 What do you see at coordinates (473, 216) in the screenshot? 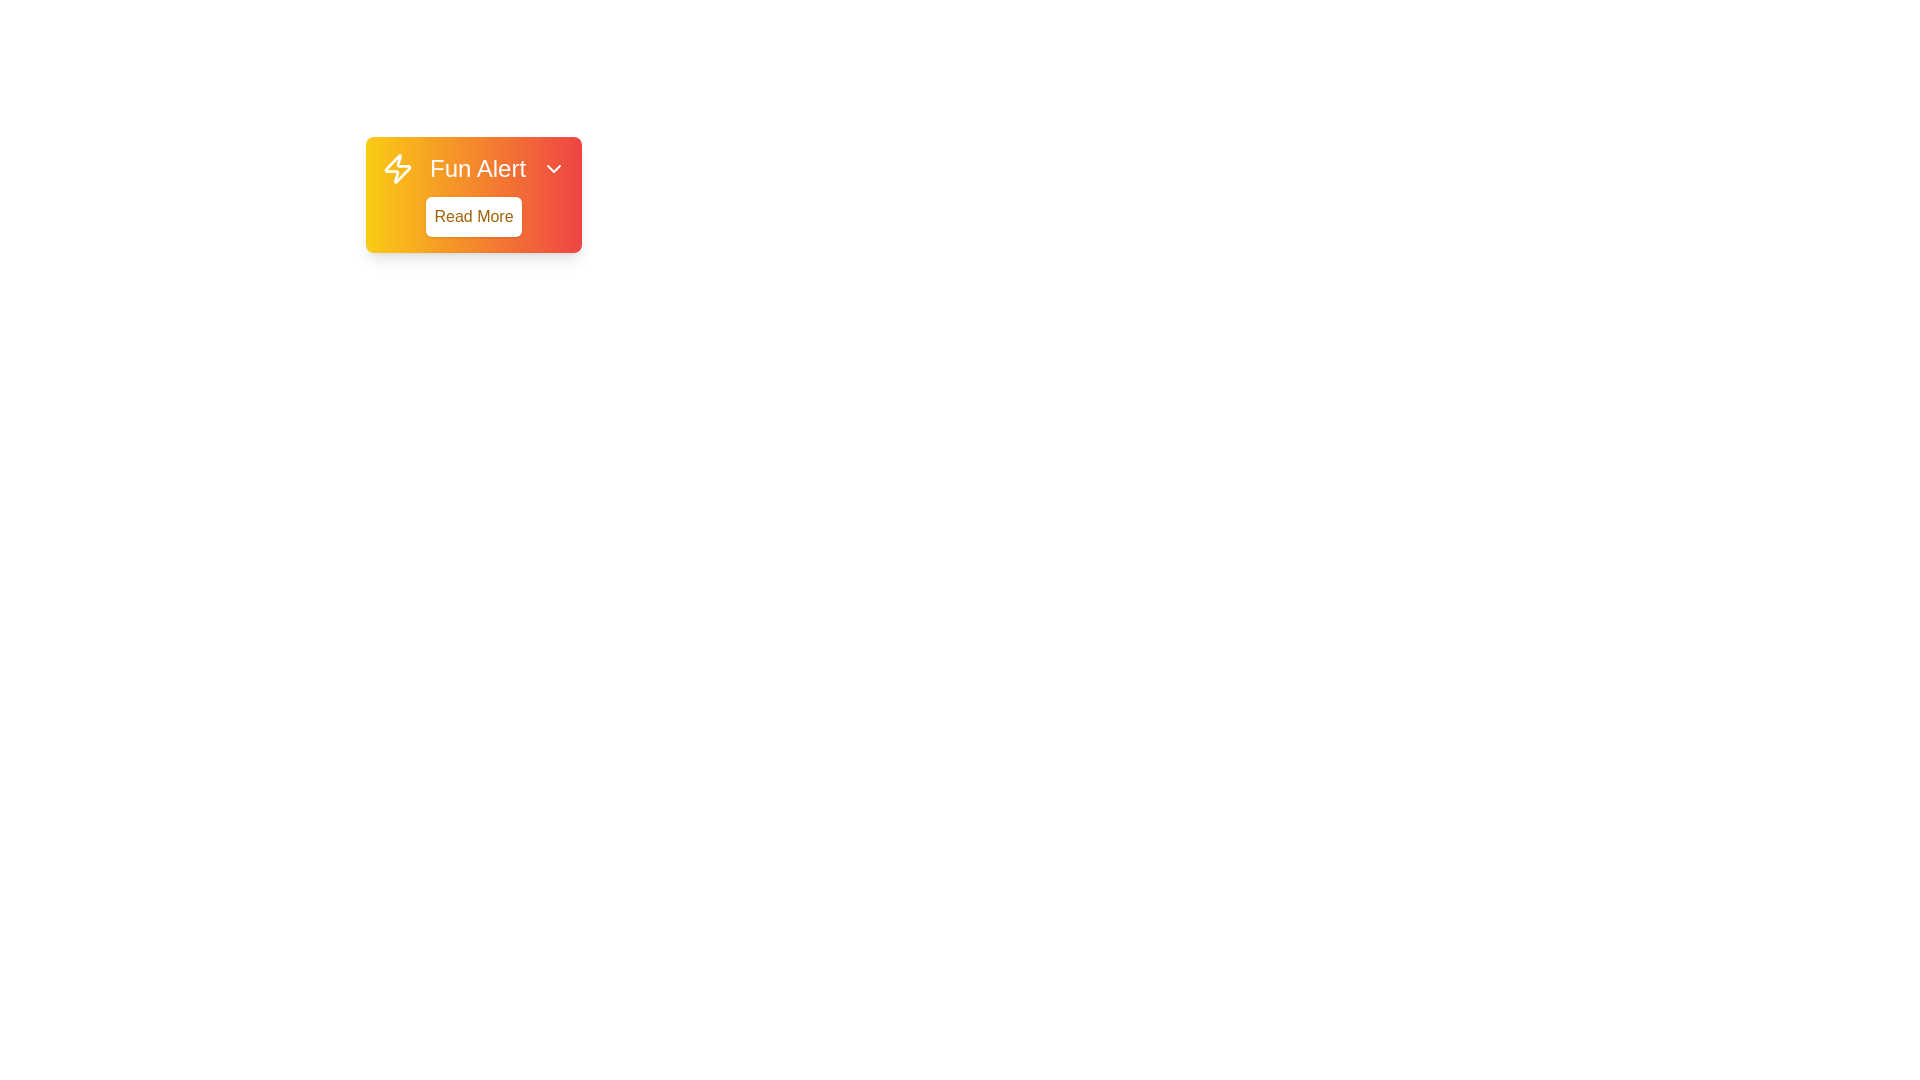
I see `'Read More' button to expand the content` at bounding box center [473, 216].